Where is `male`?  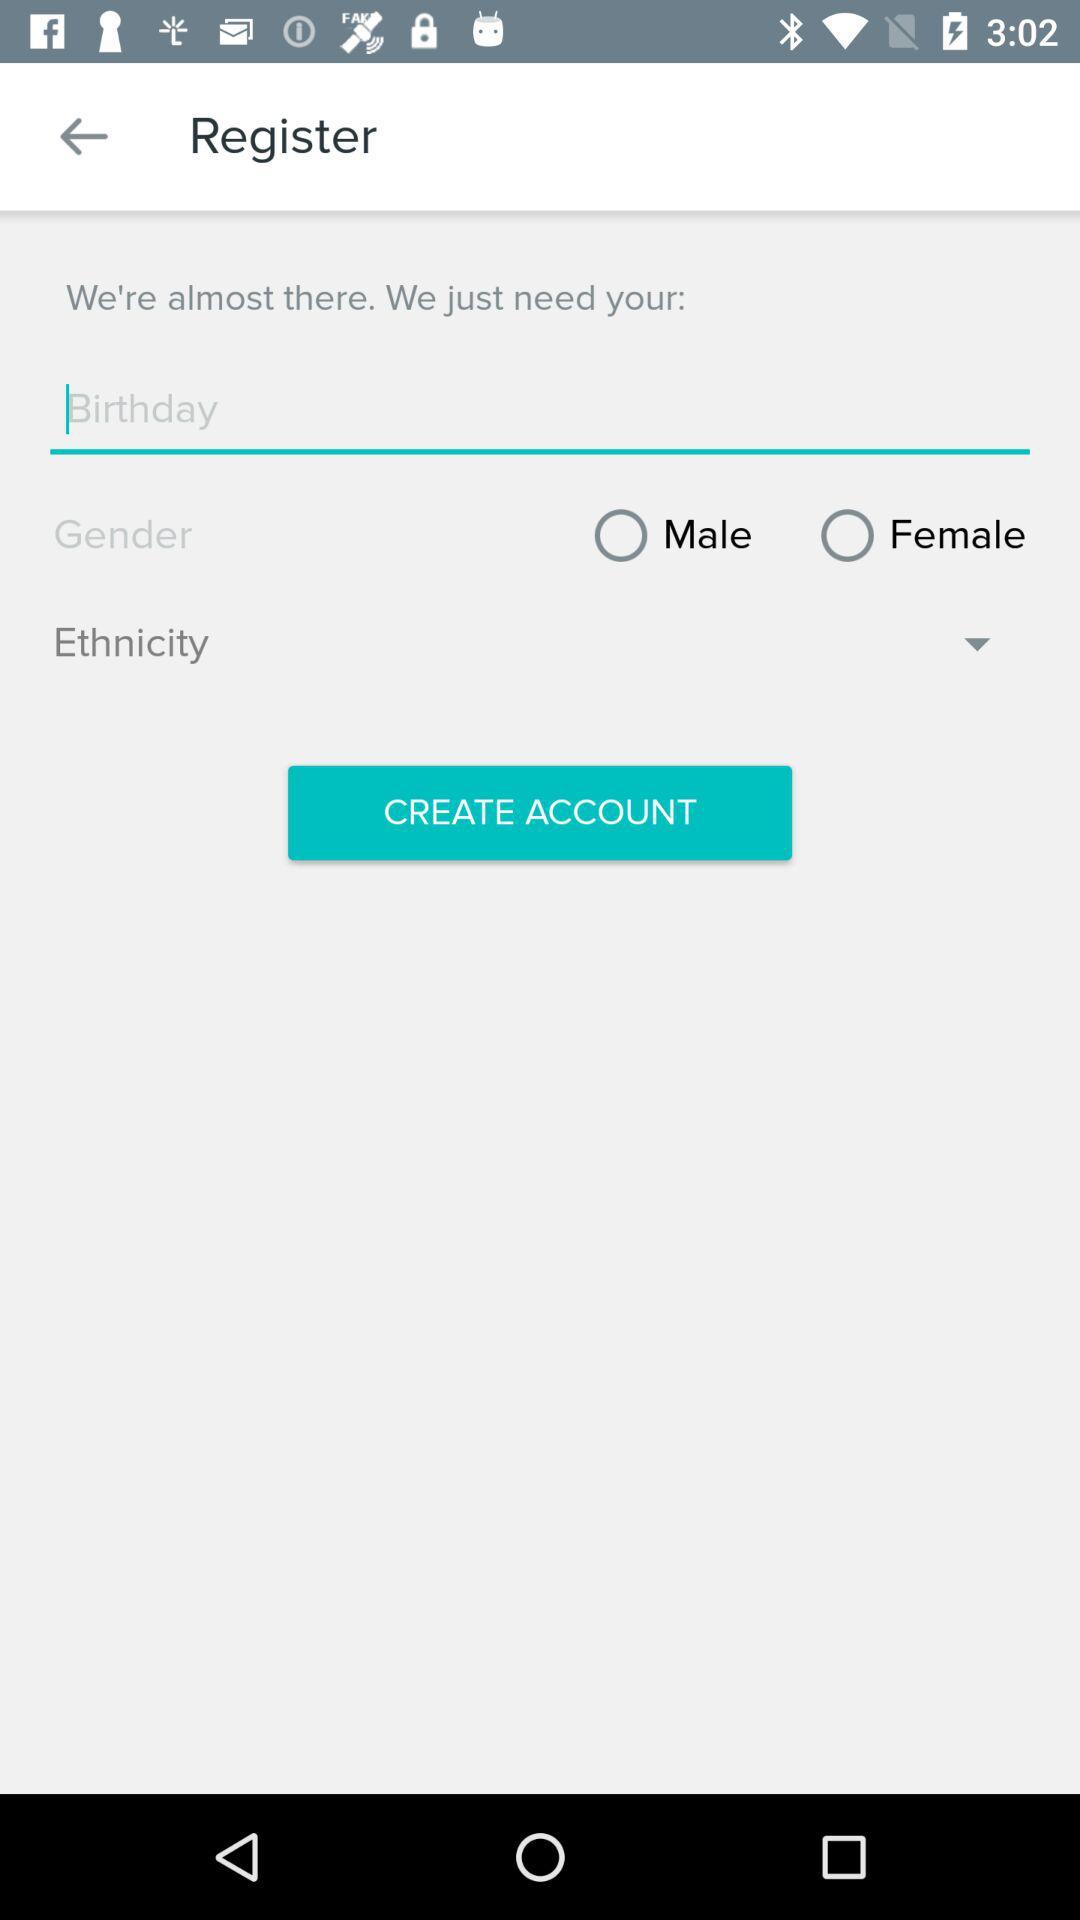 male is located at coordinates (666, 535).